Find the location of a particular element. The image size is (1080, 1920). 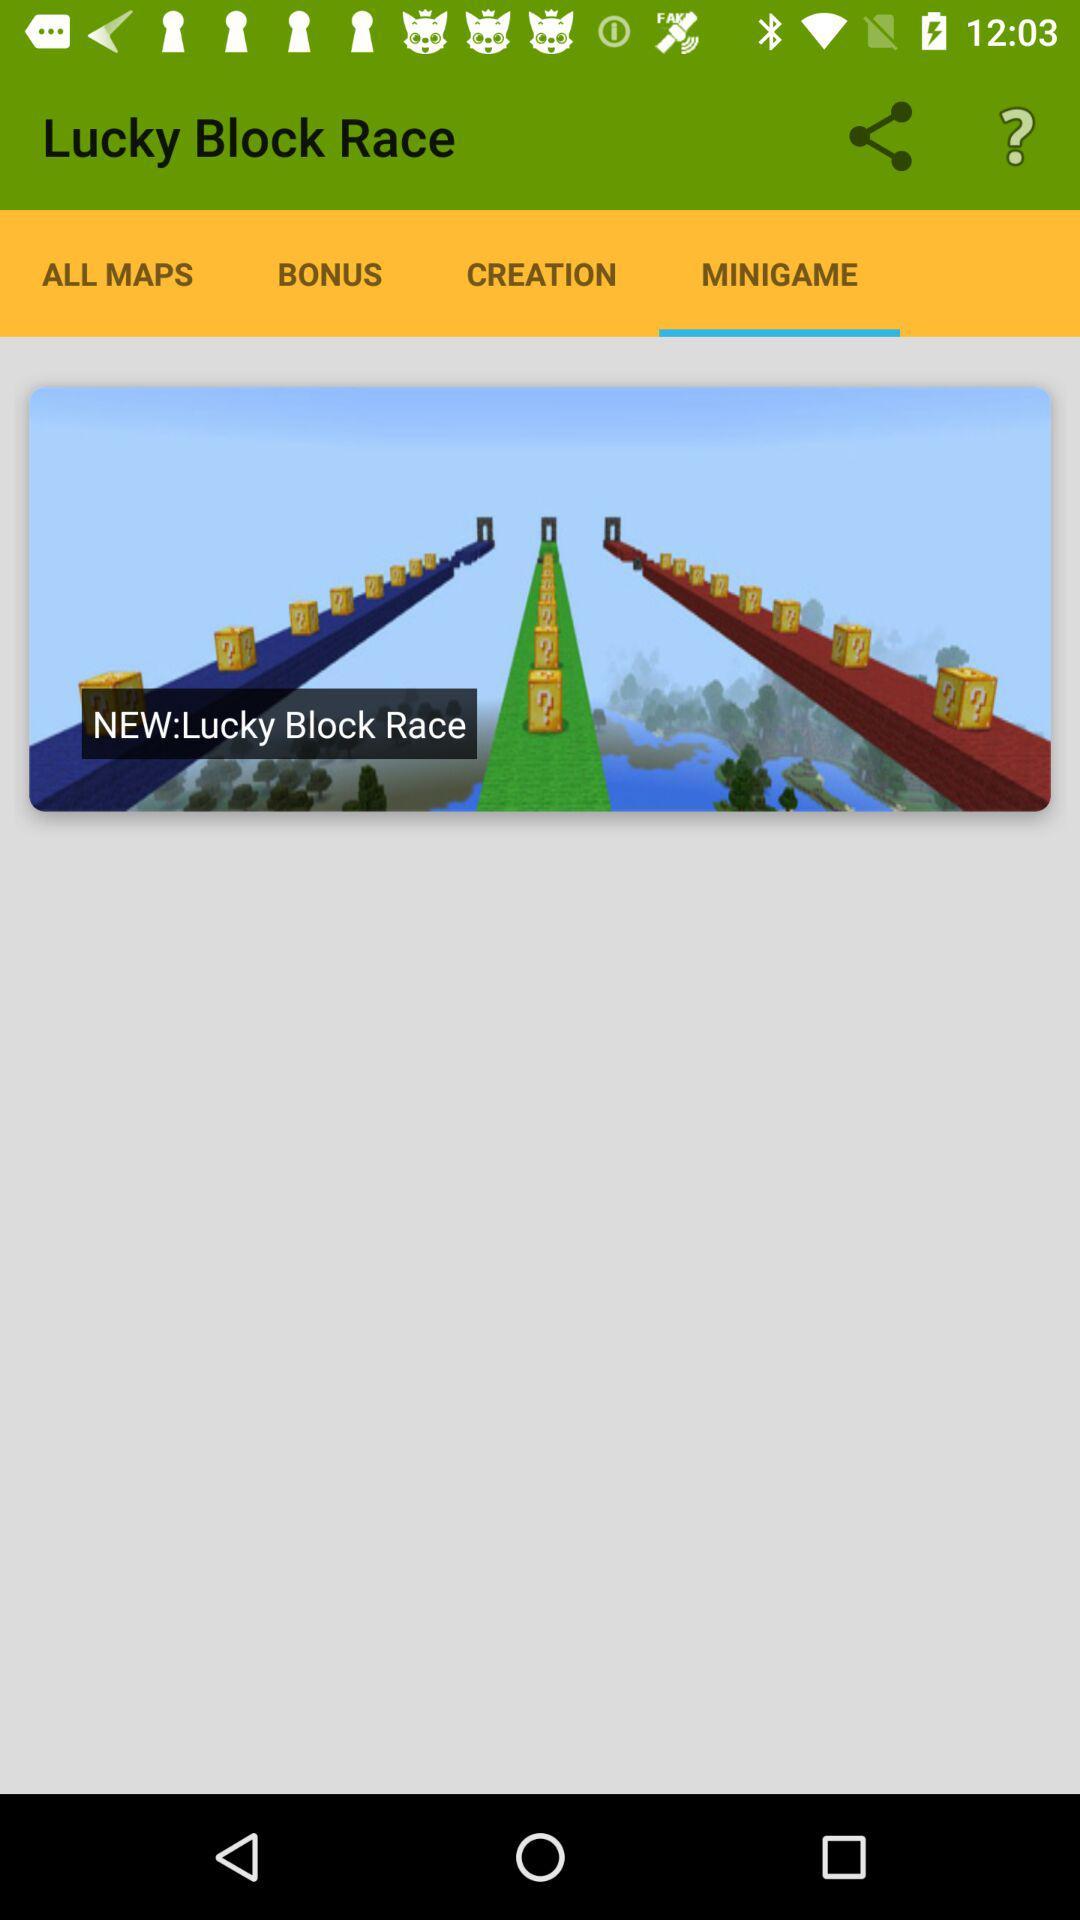

the item below all maps icon is located at coordinates (279, 722).